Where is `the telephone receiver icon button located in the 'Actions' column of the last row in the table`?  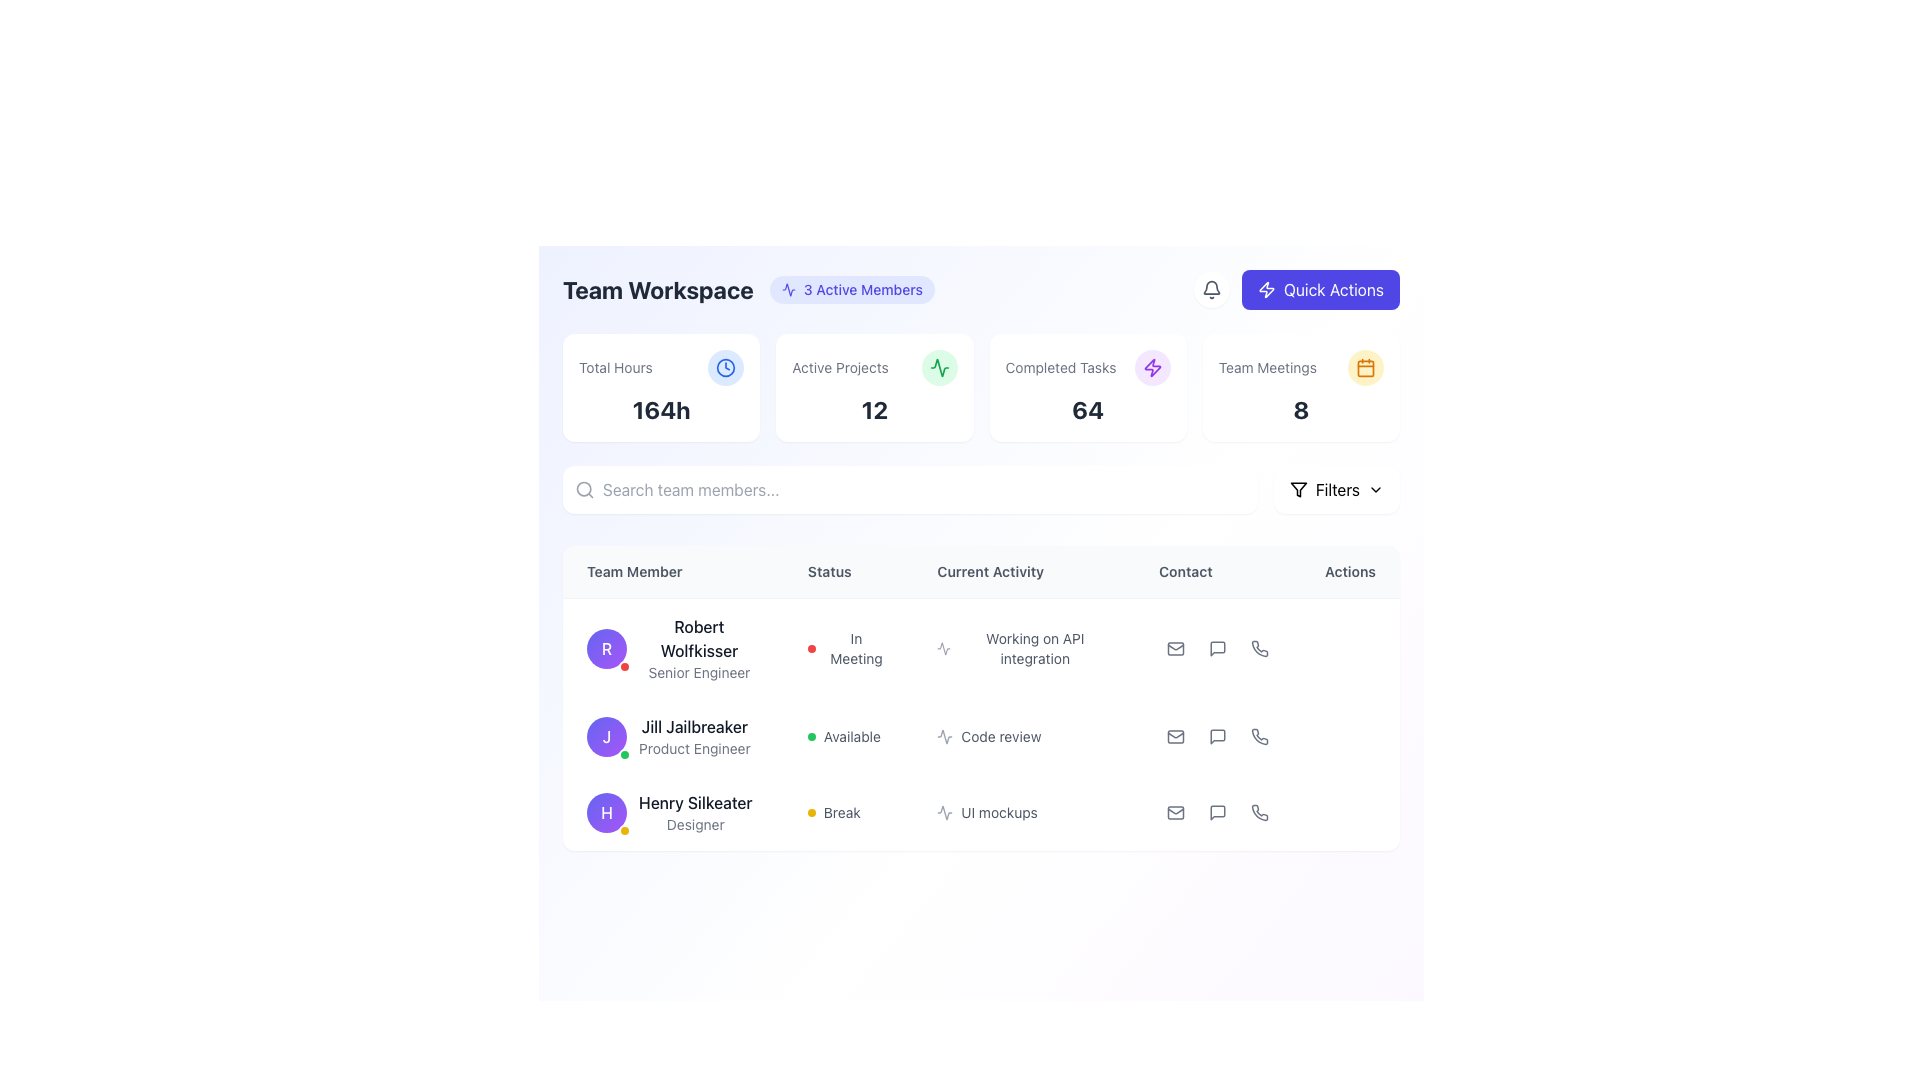
the telephone receiver icon button located in the 'Actions' column of the last row in the table is located at coordinates (1259, 813).